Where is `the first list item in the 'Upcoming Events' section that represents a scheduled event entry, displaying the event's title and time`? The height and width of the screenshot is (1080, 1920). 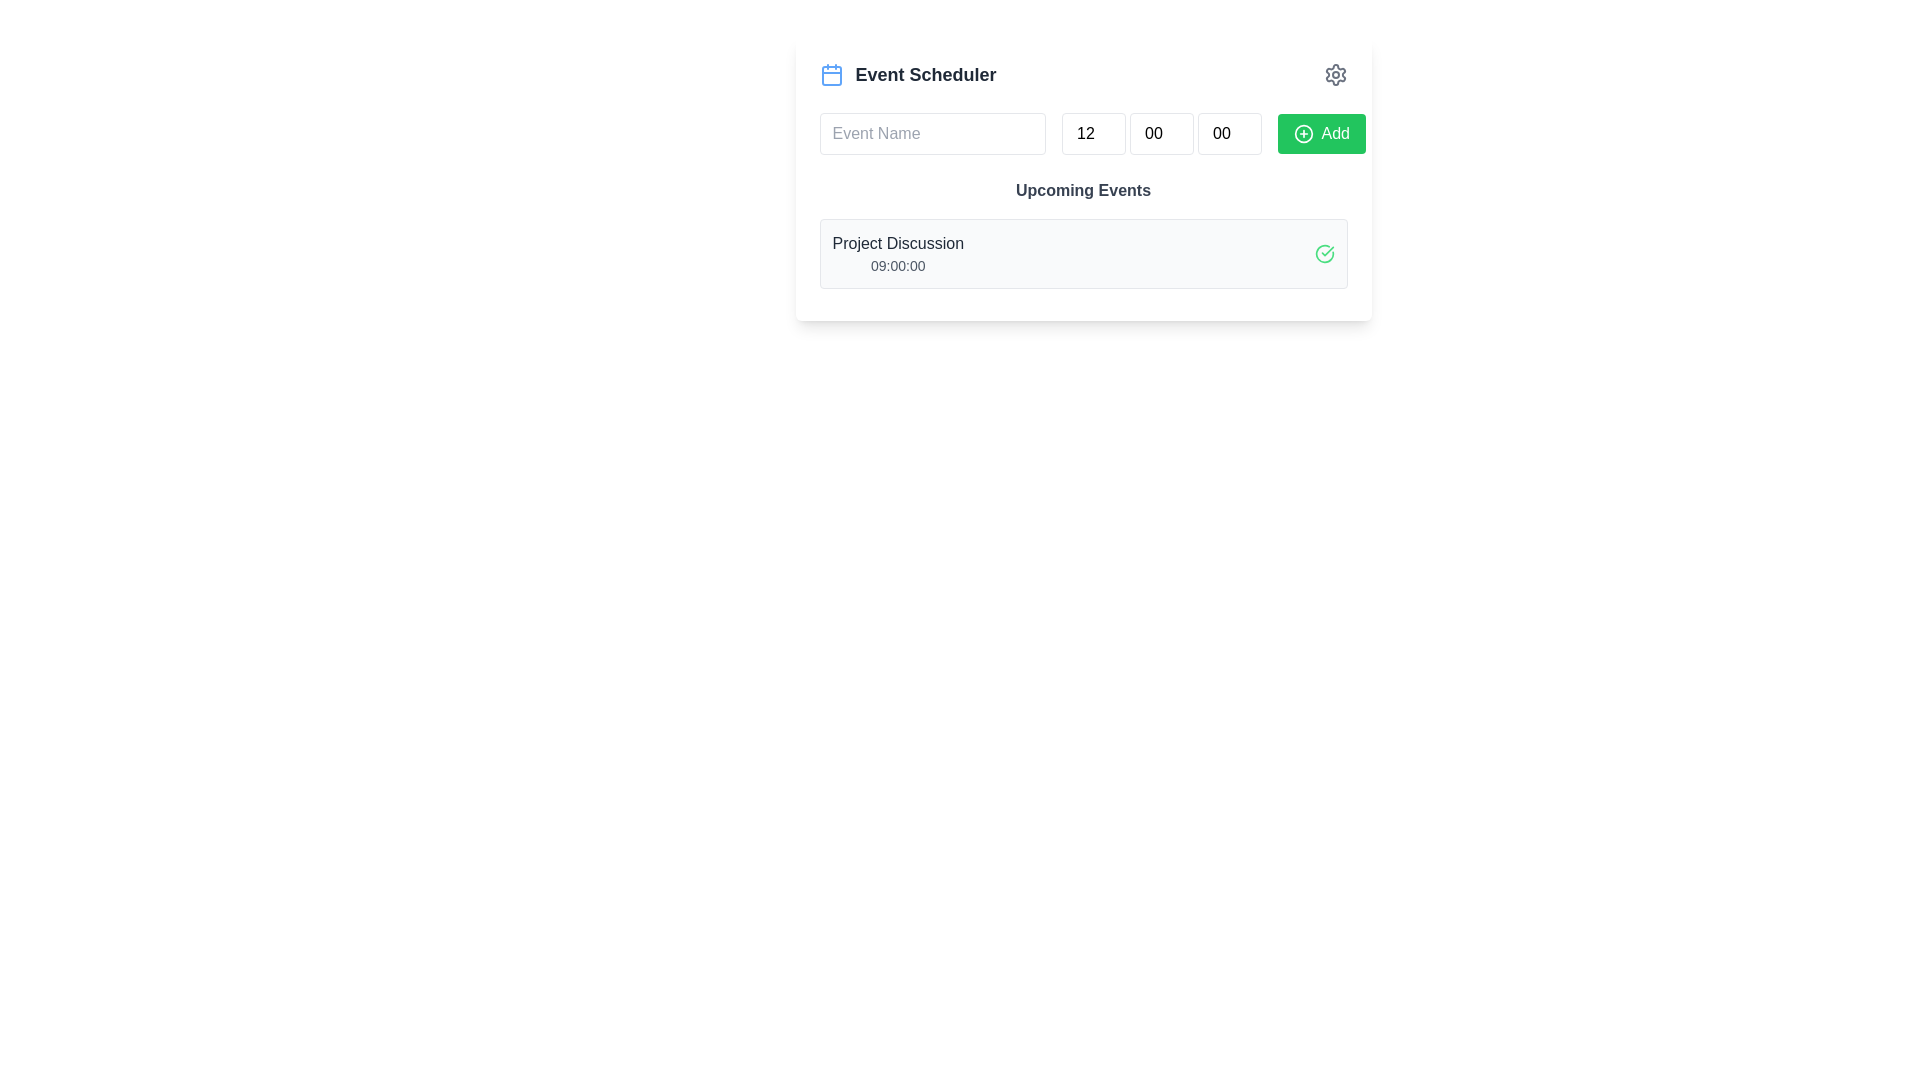
the first list item in the 'Upcoming Events' section that represents a scheduled event entry, displaying the event's title and time is located at coordinates (1082, 253).